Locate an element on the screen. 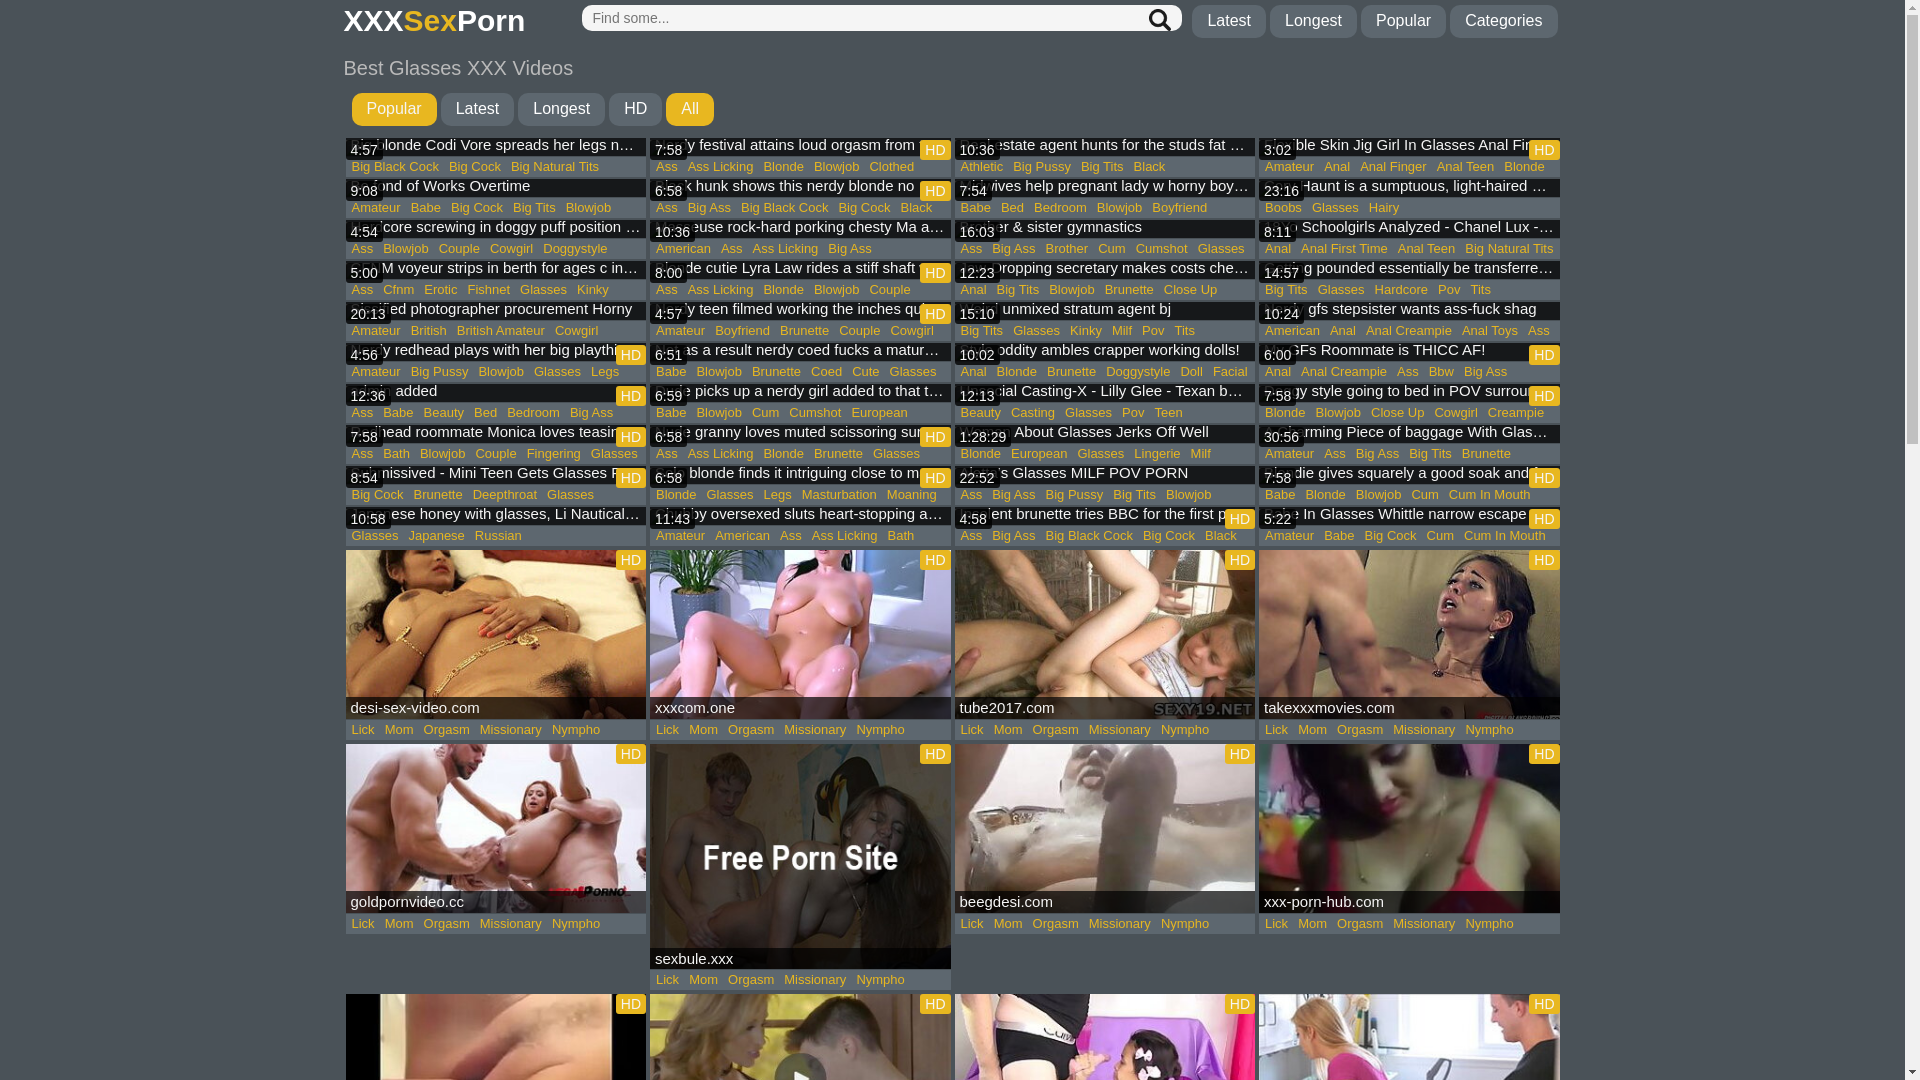 This screenshot has height=1080, width=1920. 'Jaw-Dropping secretary makes costs cheat w relief! is located at coordinates (1103, 270).